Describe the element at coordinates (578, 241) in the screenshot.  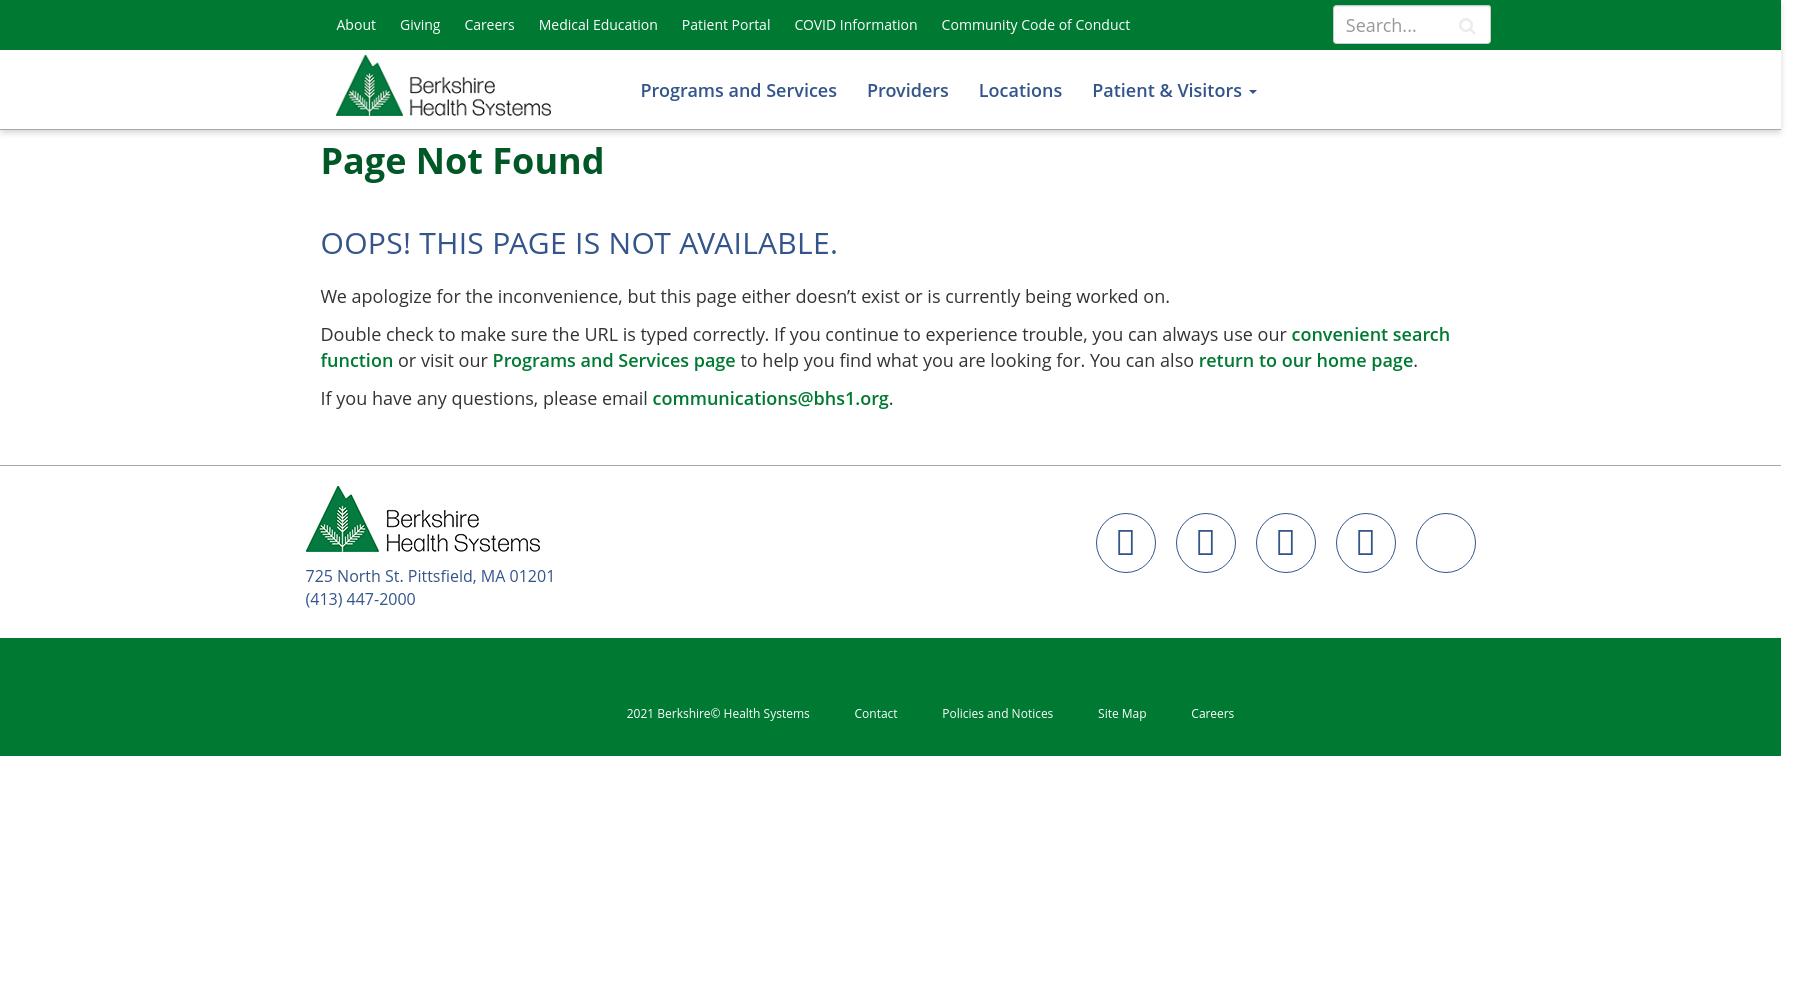
I see `'Oops! This page is not available.'` at that location.